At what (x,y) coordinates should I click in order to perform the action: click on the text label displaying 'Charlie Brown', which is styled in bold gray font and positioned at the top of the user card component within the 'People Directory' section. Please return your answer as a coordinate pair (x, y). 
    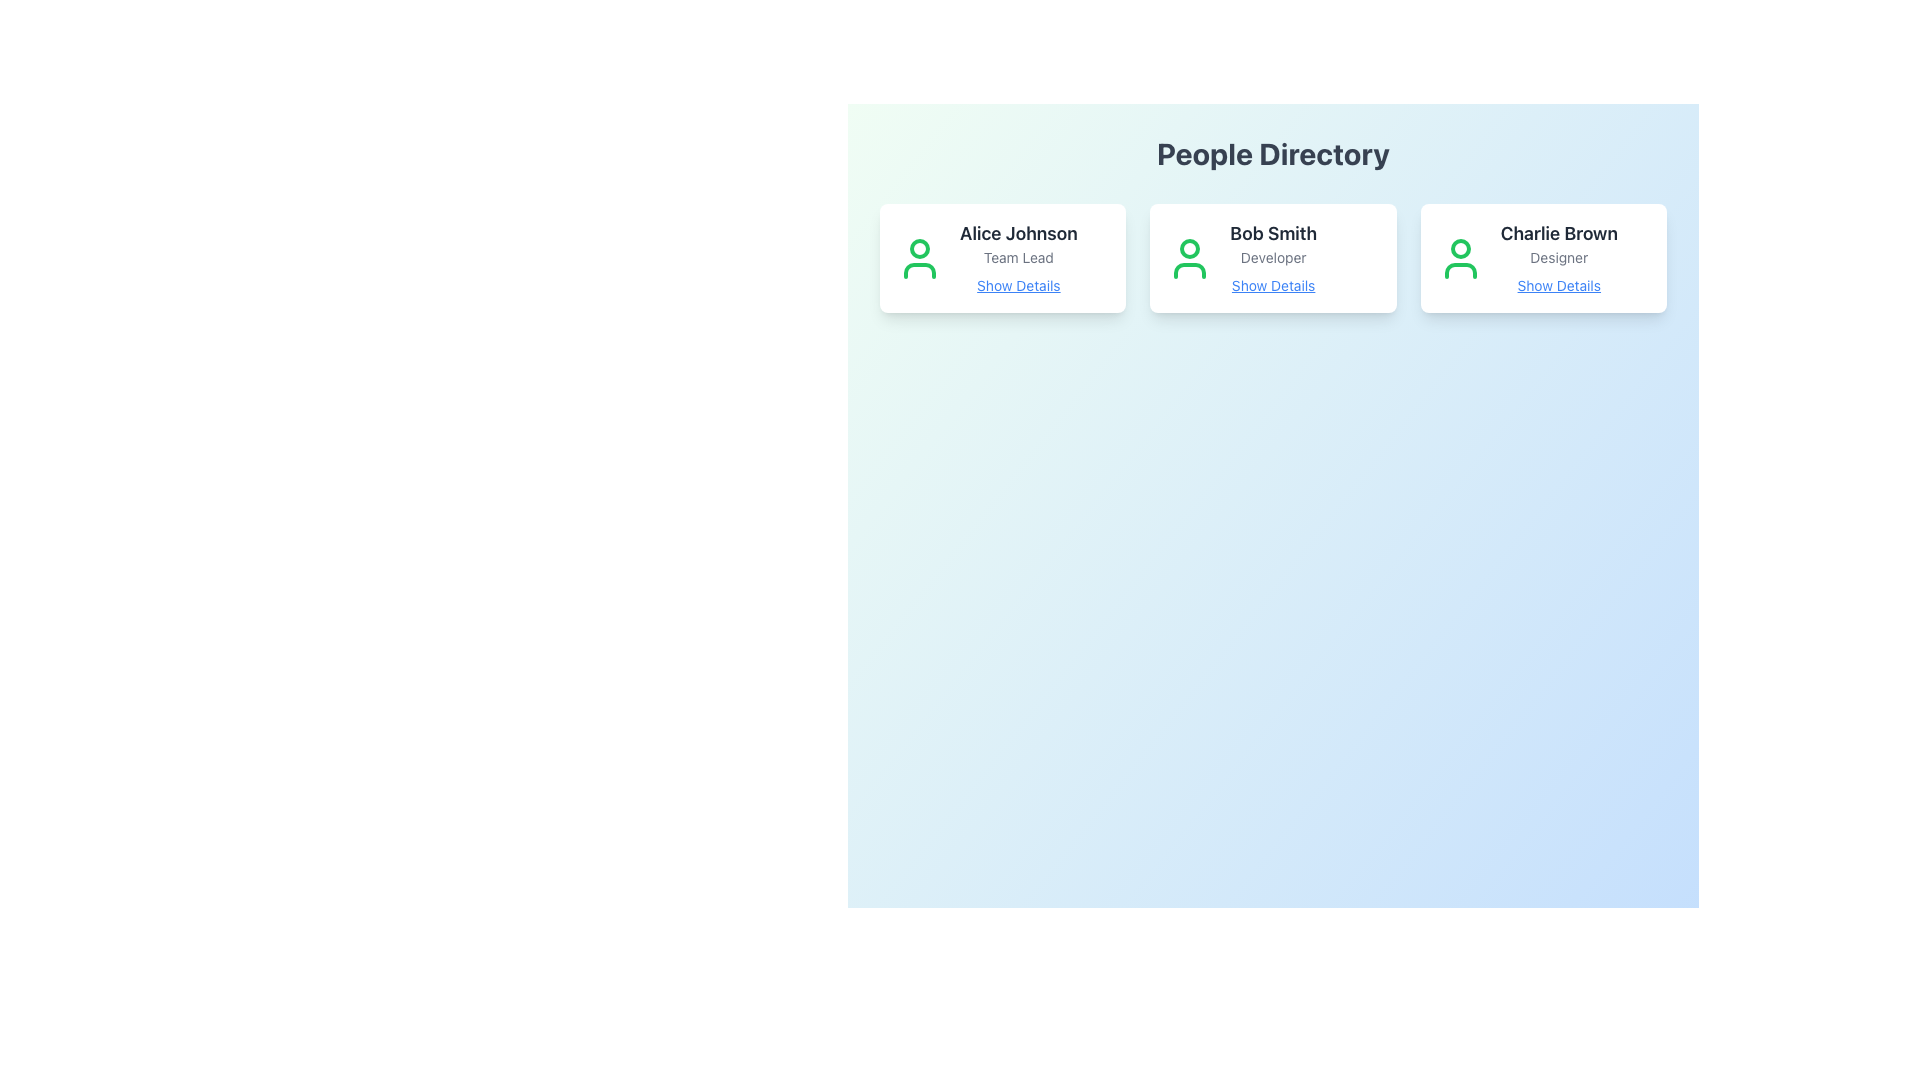
    Looking at the image, I should click on (1558, 233).